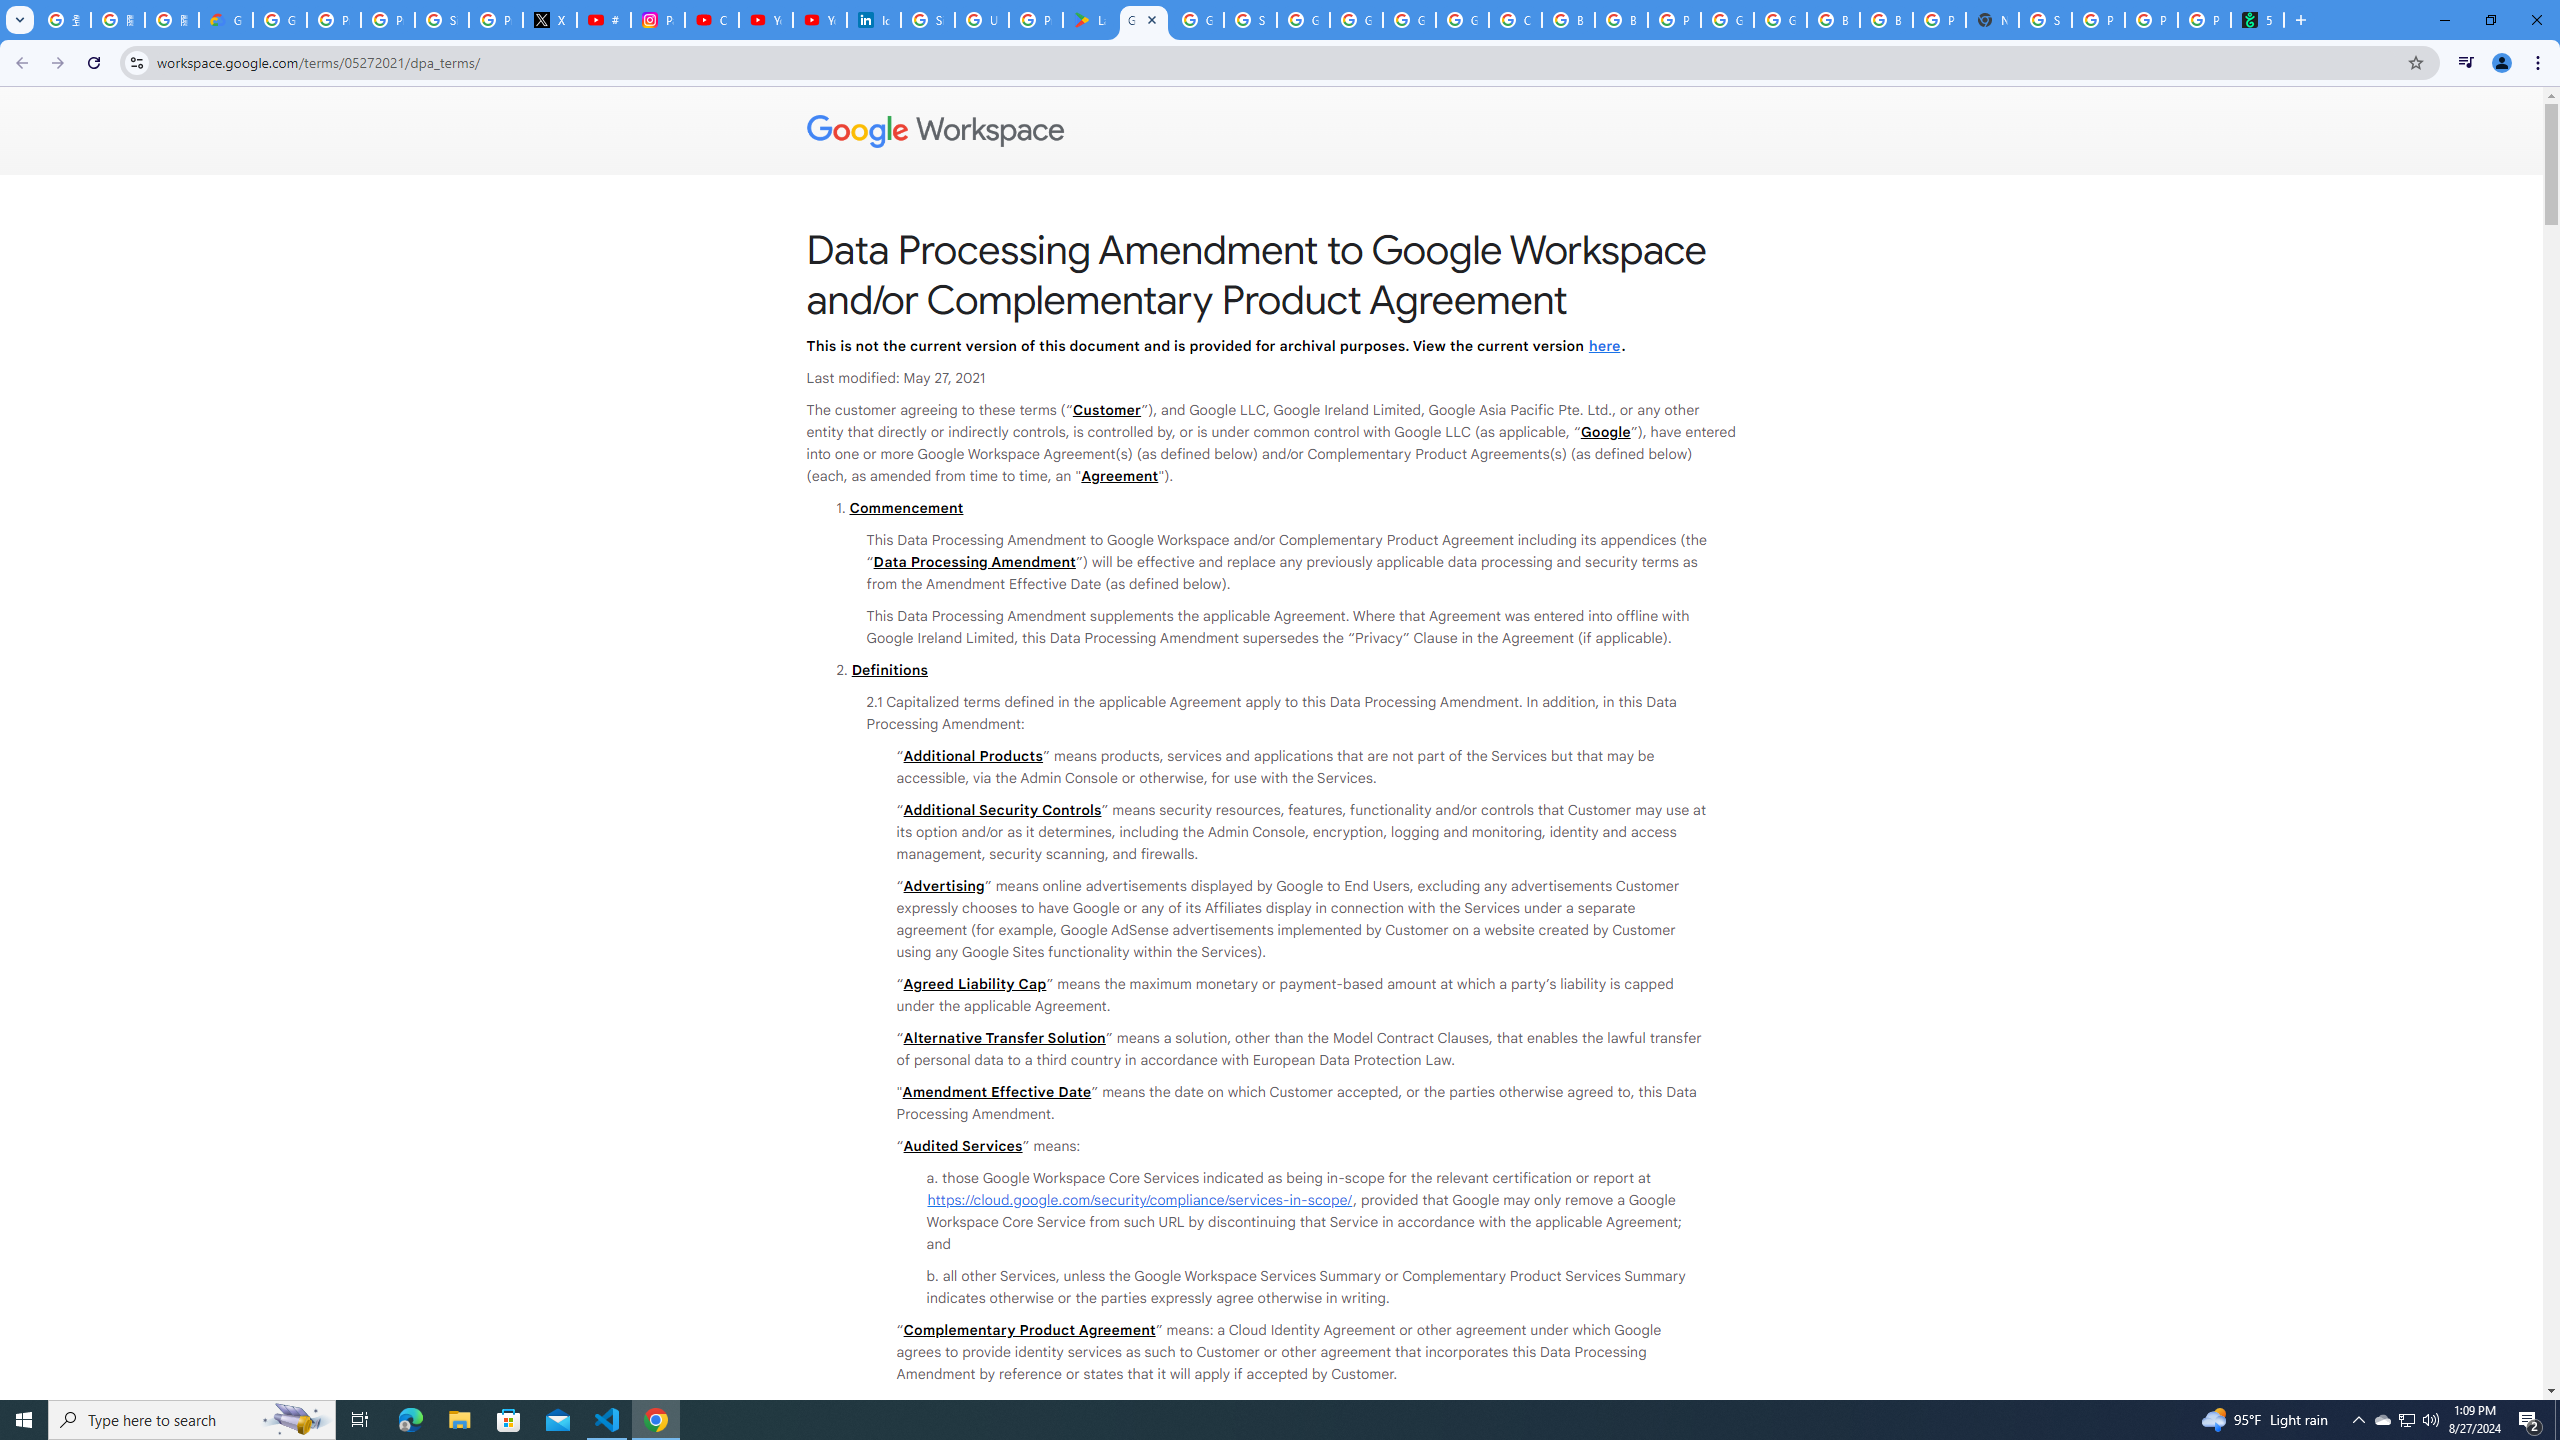  Describe the element at coordinates (135, 61) in the screenshot. I see `'View site information'` at that location.